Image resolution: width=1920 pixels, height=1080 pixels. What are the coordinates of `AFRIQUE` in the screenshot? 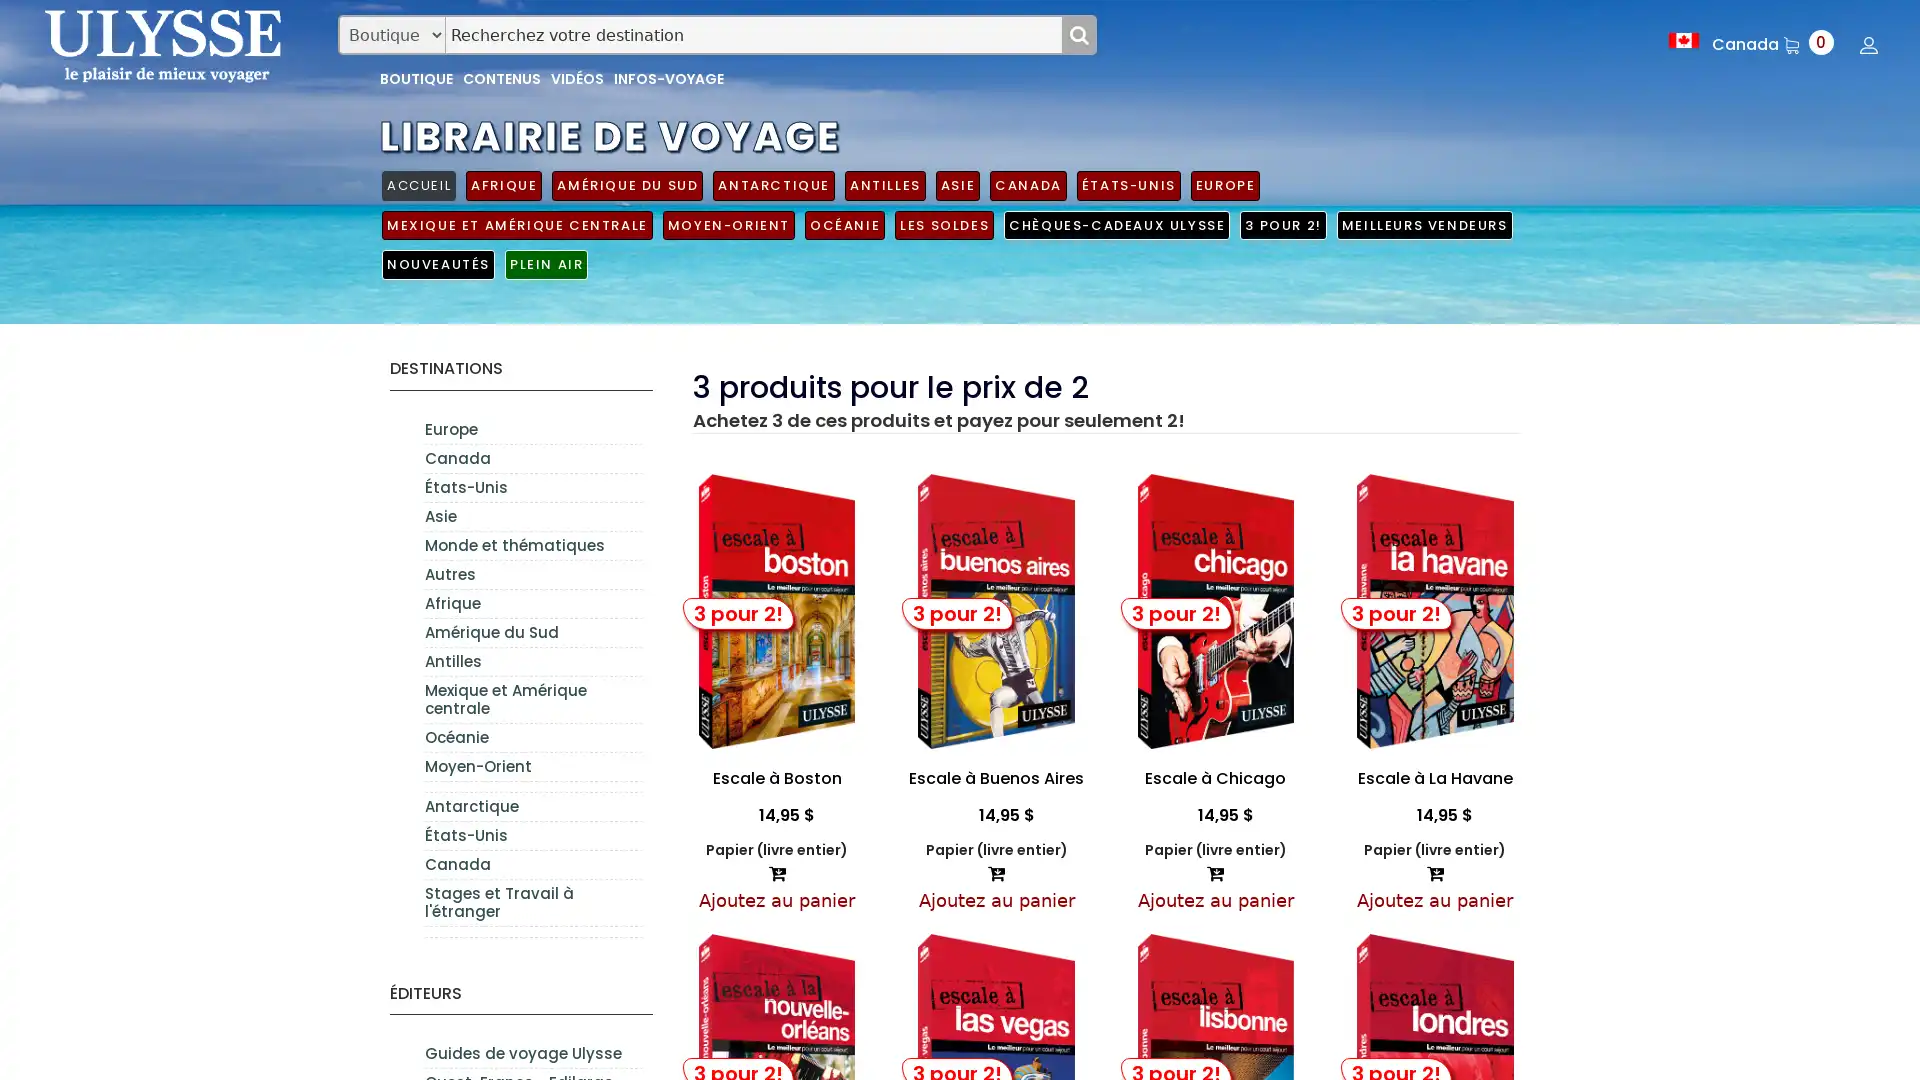 It's located at (504, 185).